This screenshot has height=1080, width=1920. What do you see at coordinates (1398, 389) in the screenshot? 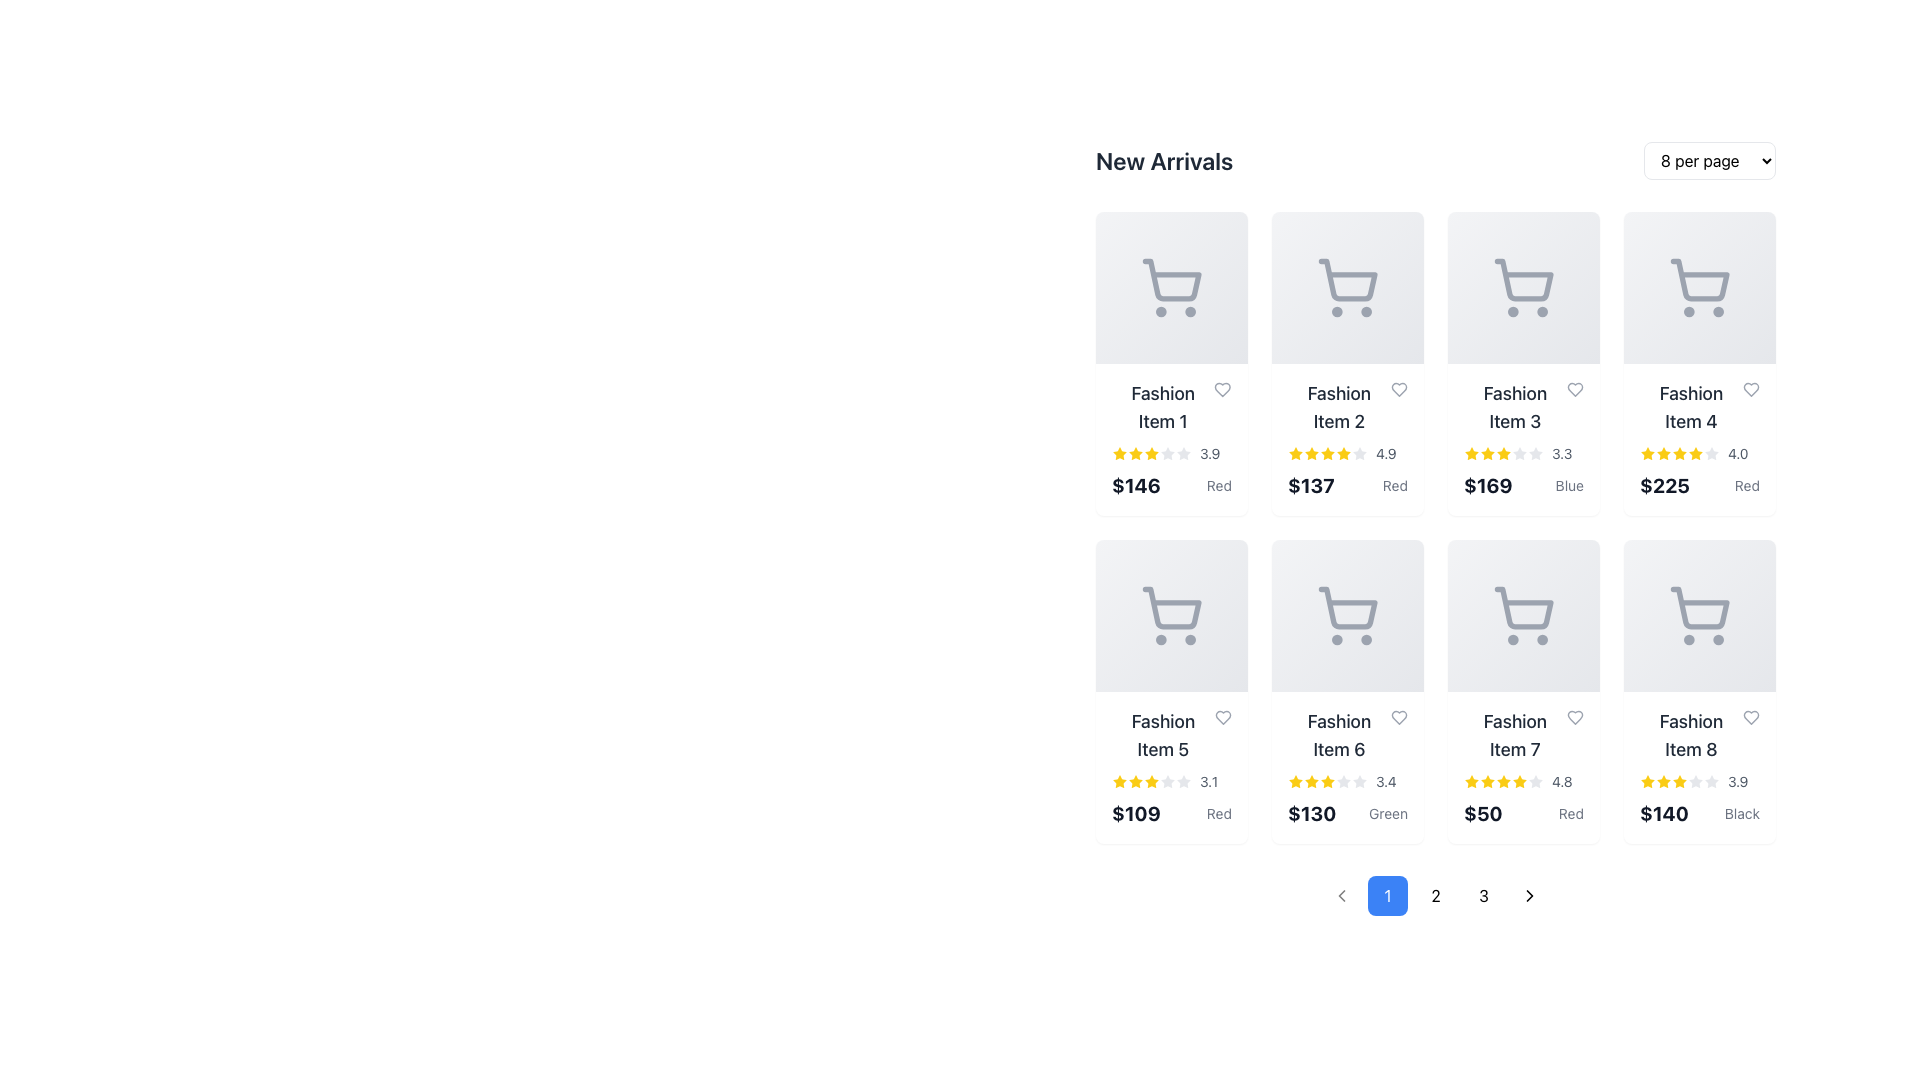
I see `the heart icon located at the top-right corner of the card representing 'Fashion Item 2' in the 'New Arrivals' section to favorite the item` at bounding box center [1398, 389].